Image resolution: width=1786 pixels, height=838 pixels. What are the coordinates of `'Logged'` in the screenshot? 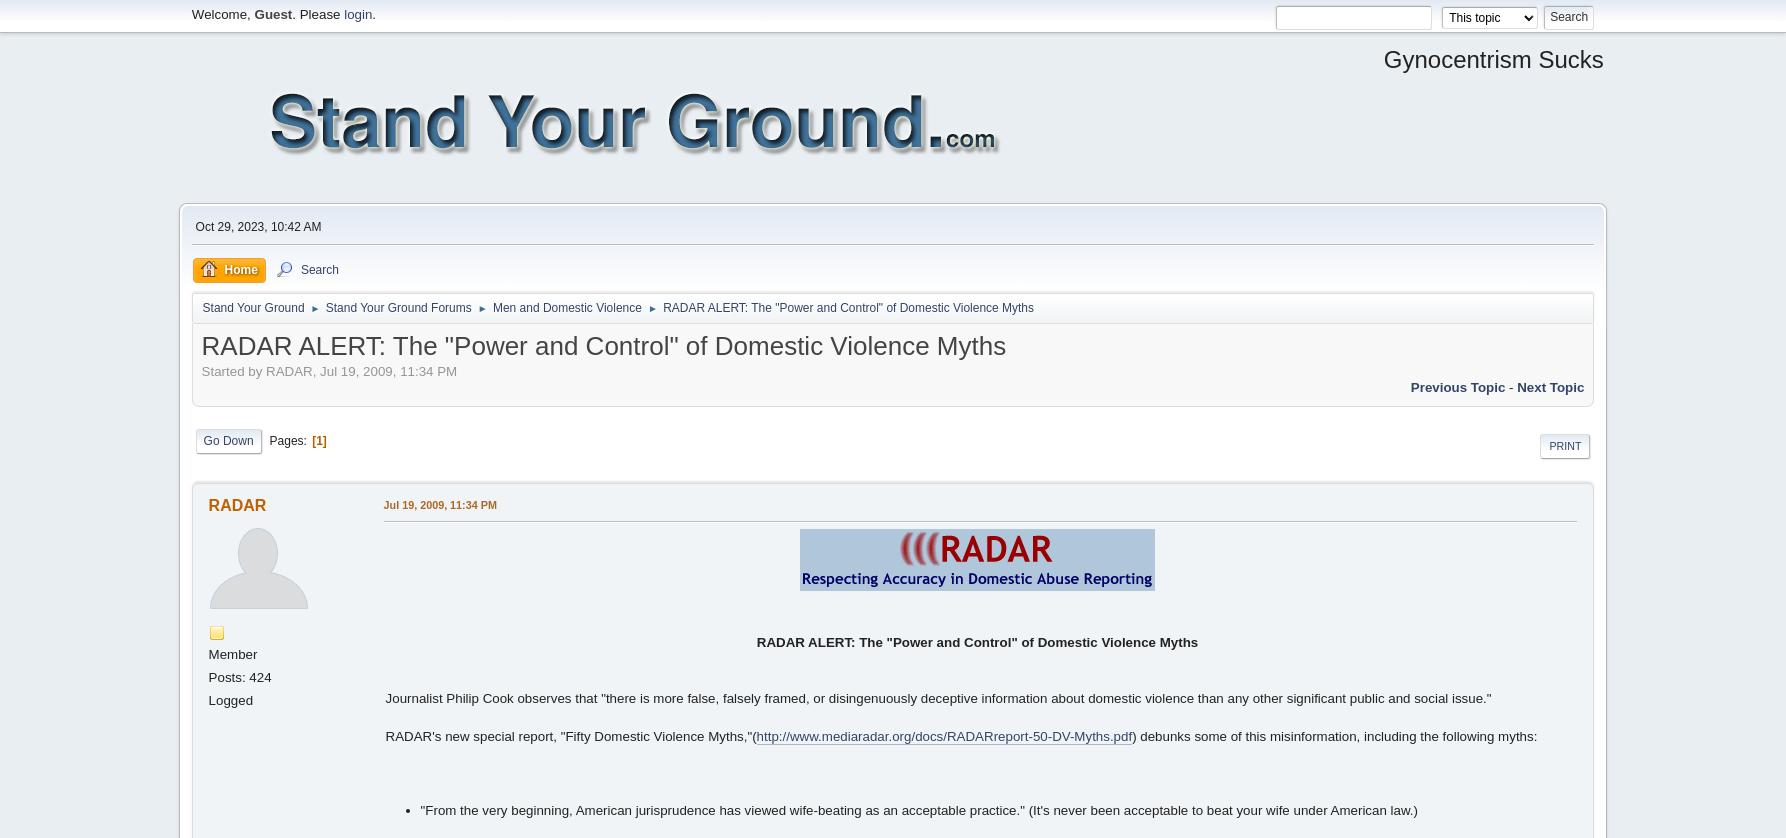 It's located at (207, 699).